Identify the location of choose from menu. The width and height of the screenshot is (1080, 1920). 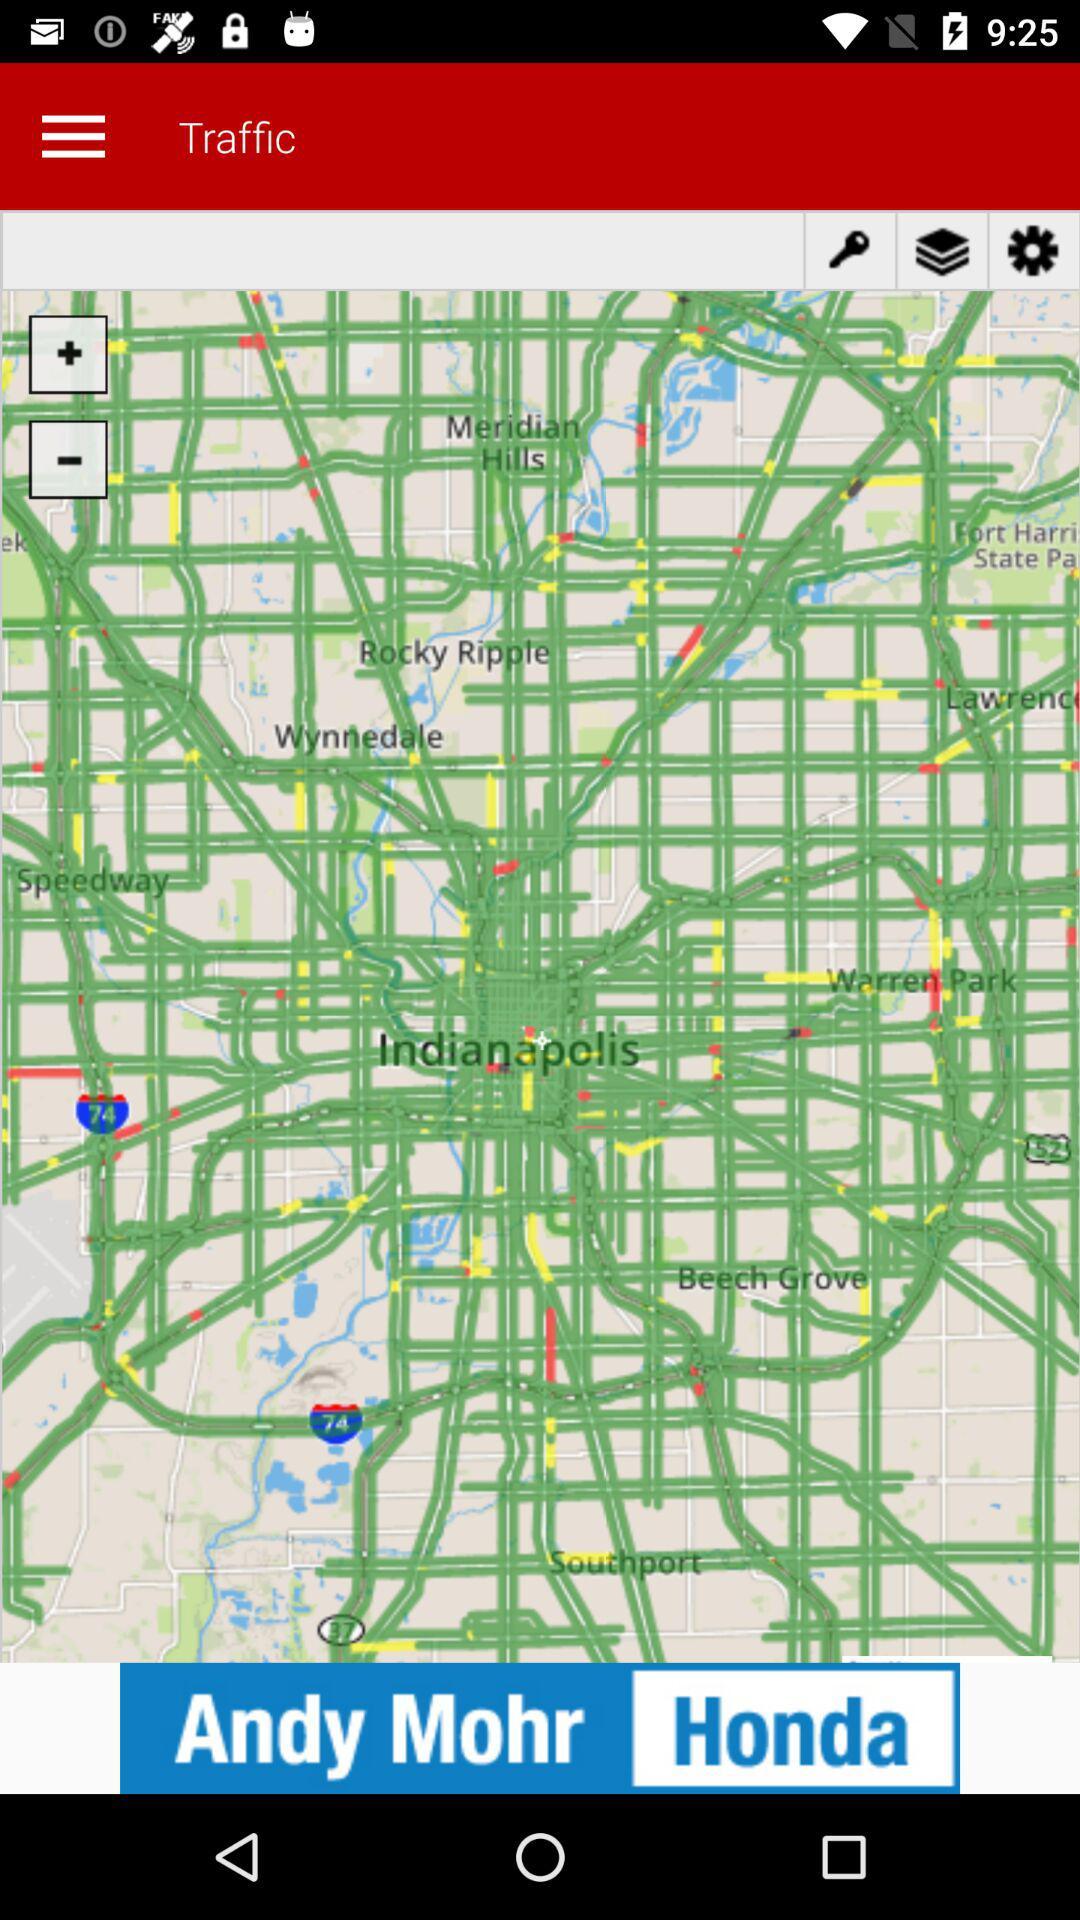
(72, 135).